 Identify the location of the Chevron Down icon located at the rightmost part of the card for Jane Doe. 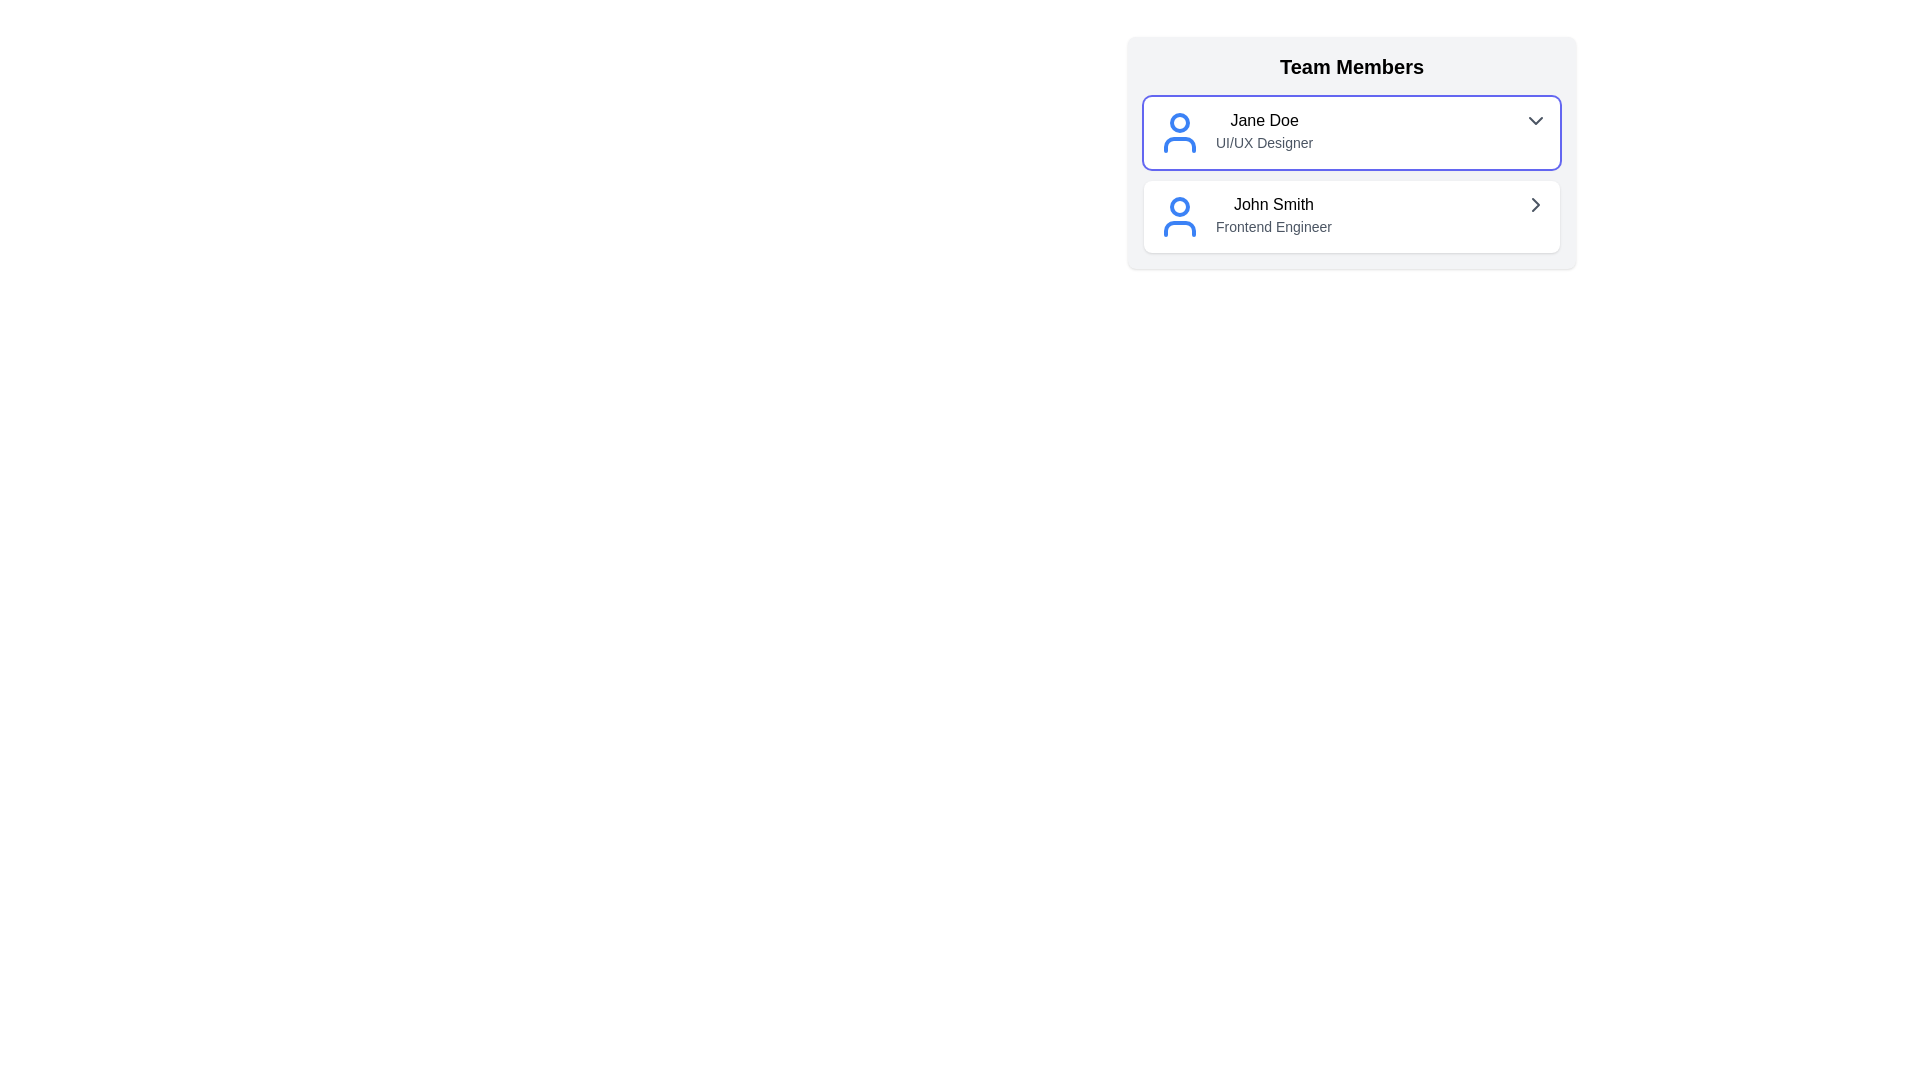
(1535, 120).